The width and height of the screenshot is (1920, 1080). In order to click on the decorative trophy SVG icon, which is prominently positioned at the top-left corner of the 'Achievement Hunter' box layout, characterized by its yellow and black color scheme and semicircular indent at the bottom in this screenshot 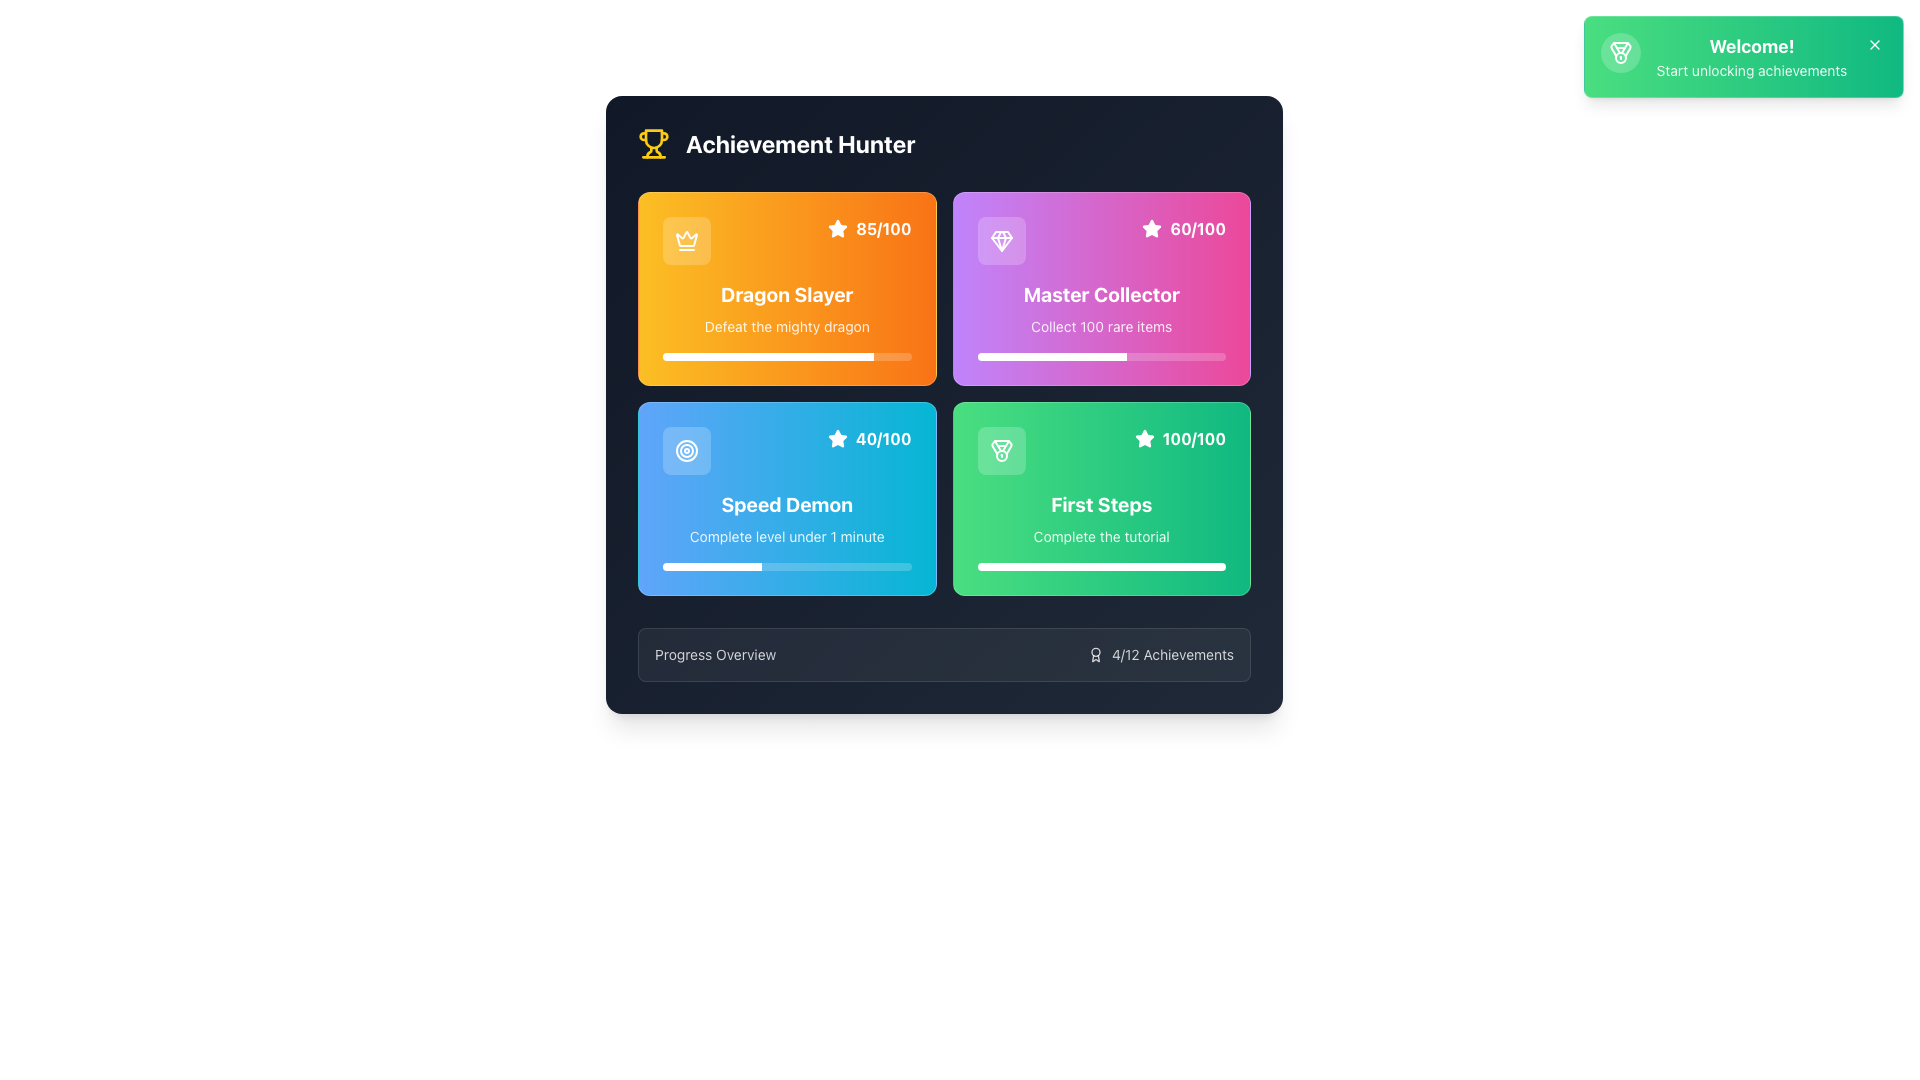, I will do `click(653, 137)`.